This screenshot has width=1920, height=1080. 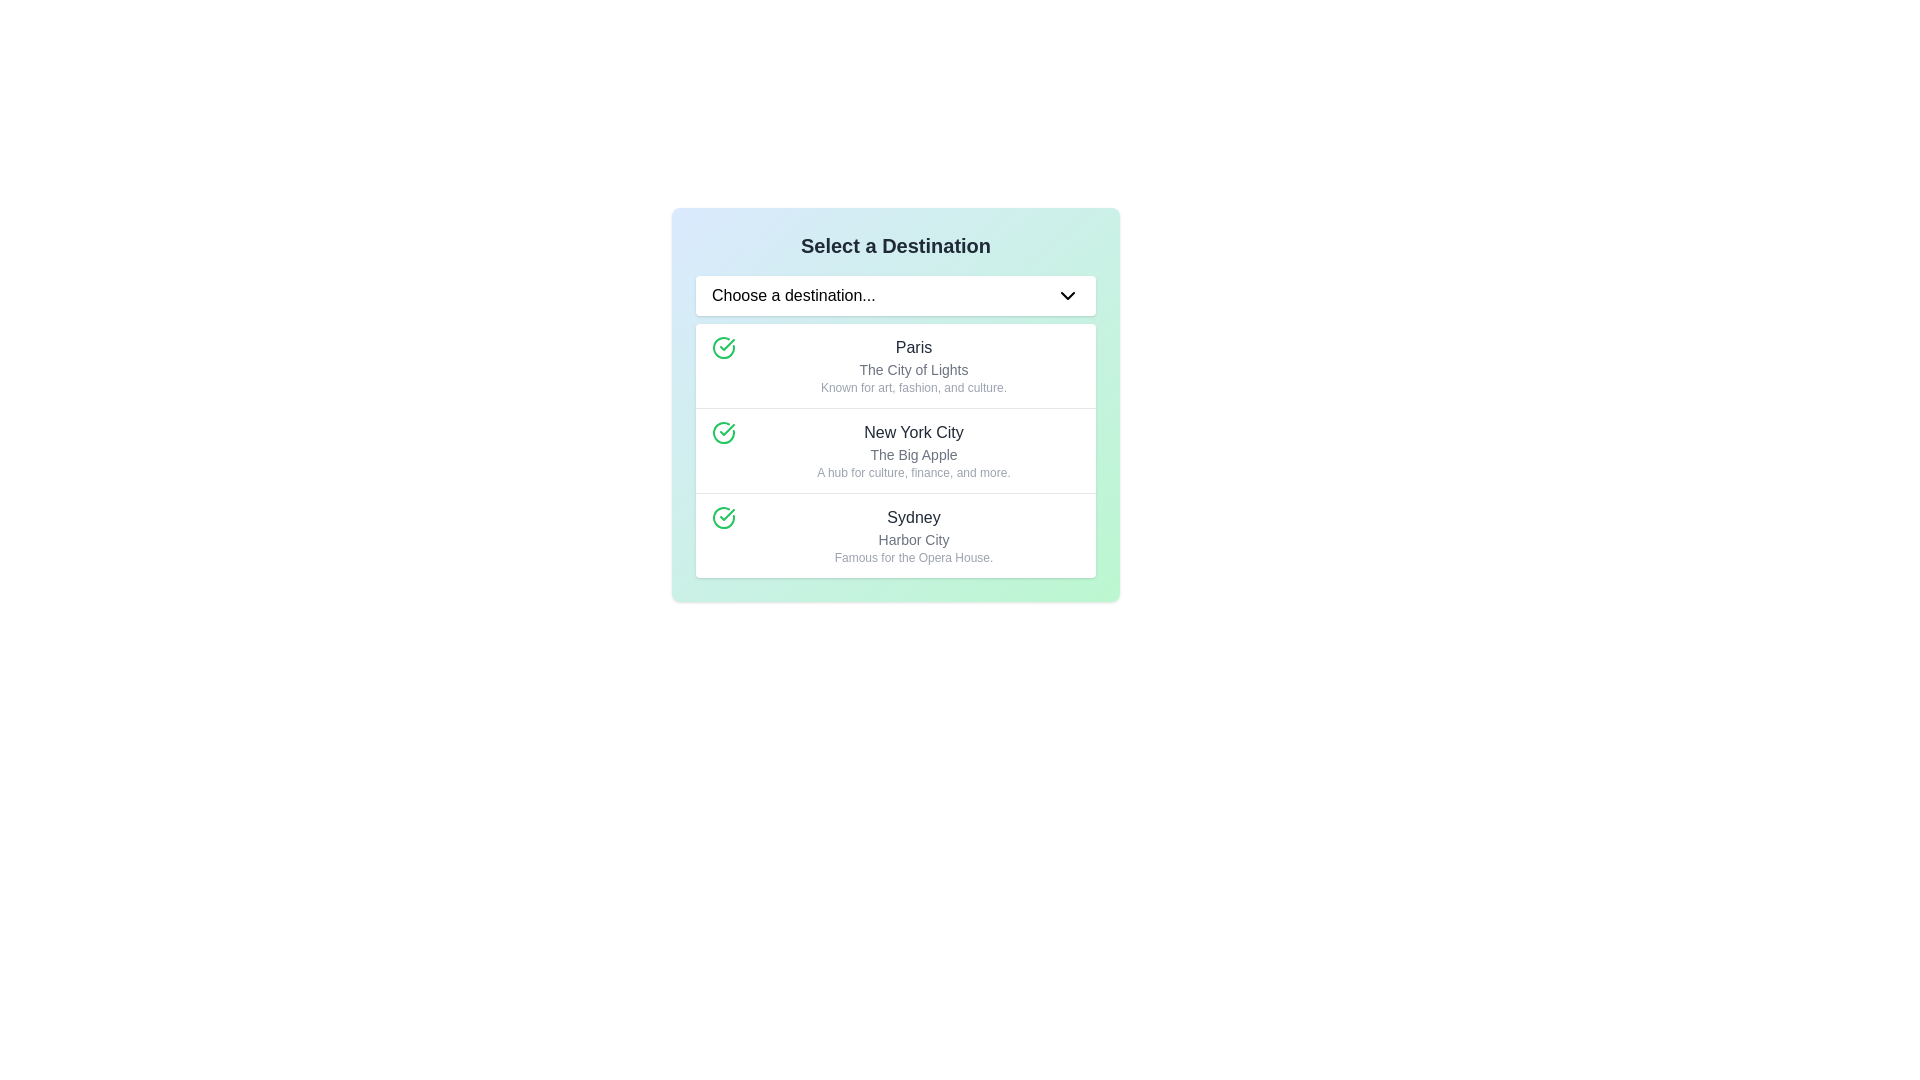 I want to click on text label displaying 'The Big Apple', which is styled in gray and located below 'New York City' and above the description text about culture and finance, so click(x=912, y=455).